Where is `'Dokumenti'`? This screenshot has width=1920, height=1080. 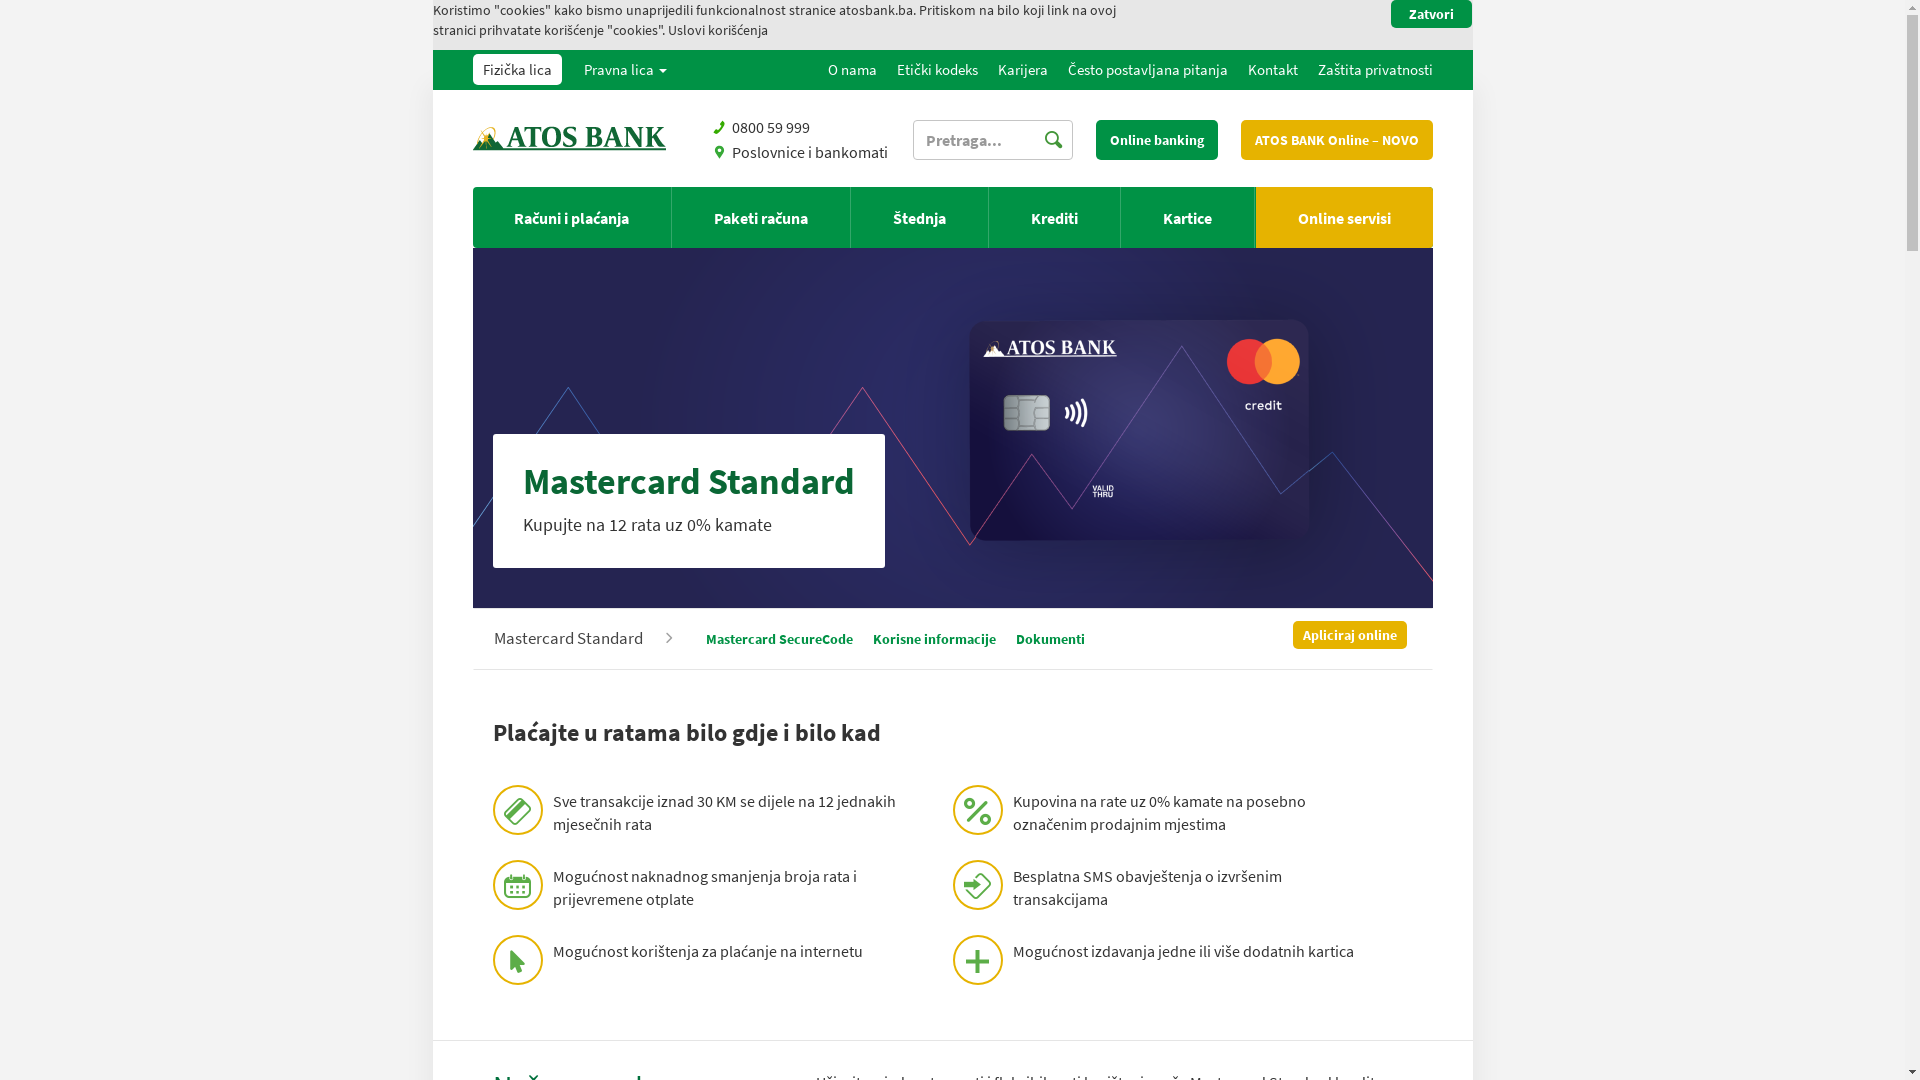 'Dokumenti' is located at coordinates (1049, 639).